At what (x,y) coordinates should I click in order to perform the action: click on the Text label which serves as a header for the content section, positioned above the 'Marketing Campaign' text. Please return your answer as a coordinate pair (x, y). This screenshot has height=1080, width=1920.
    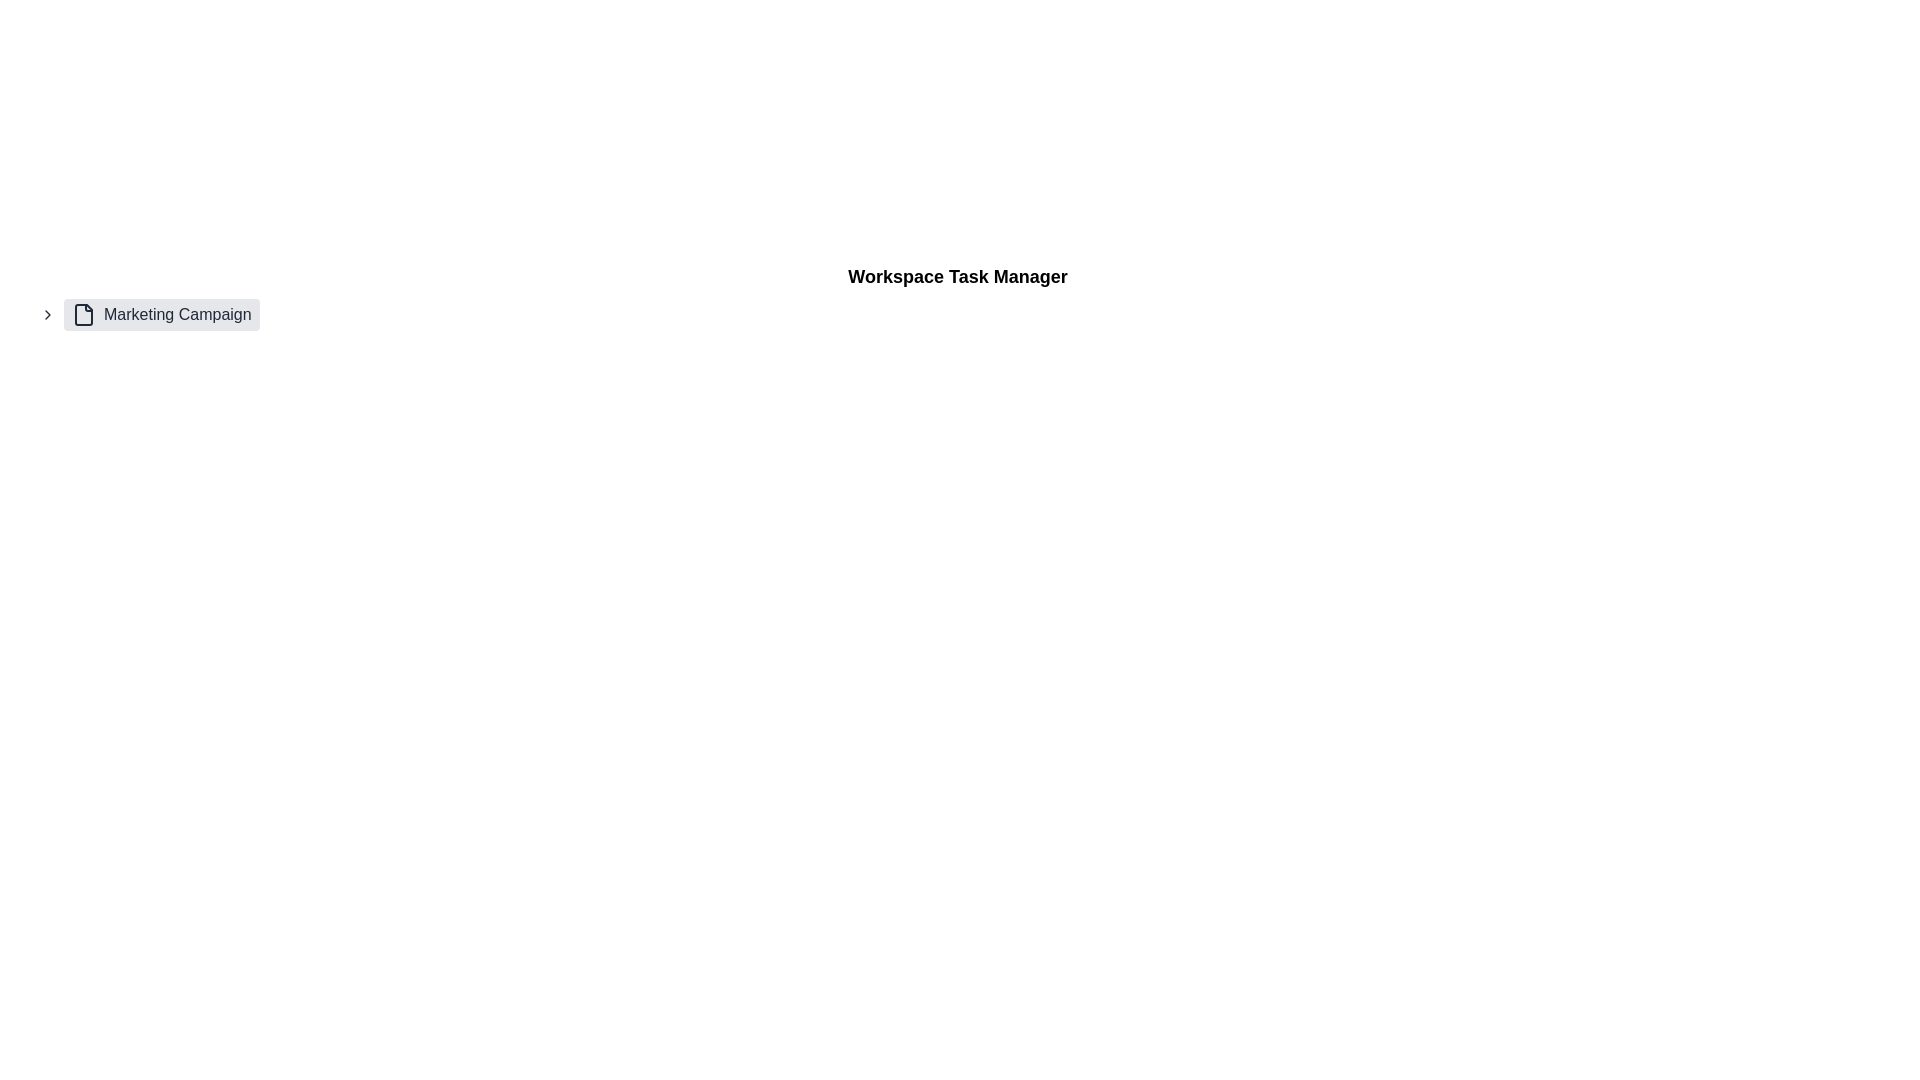
    Looking at the image, I should click on (957, 277).